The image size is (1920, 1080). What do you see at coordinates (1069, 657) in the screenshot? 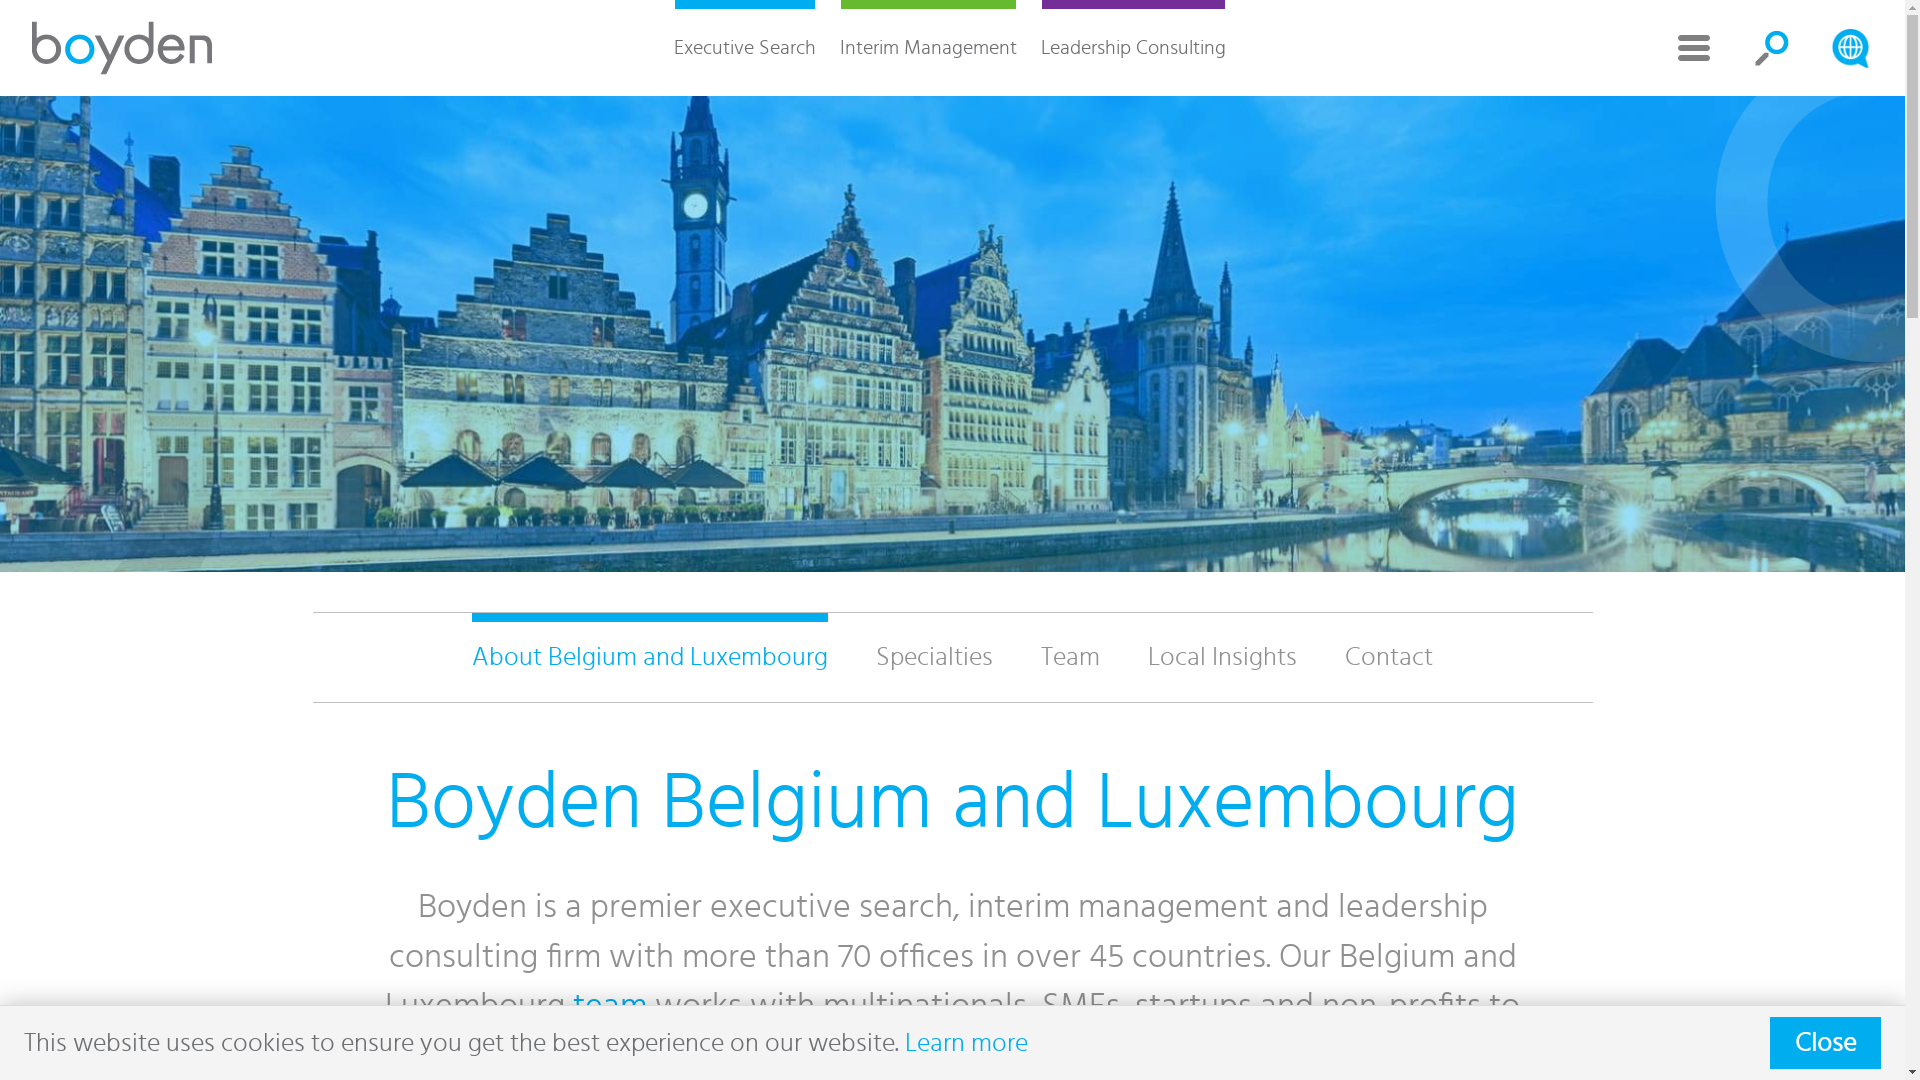
I see `'Team'` at bounding box center [1069, 657].